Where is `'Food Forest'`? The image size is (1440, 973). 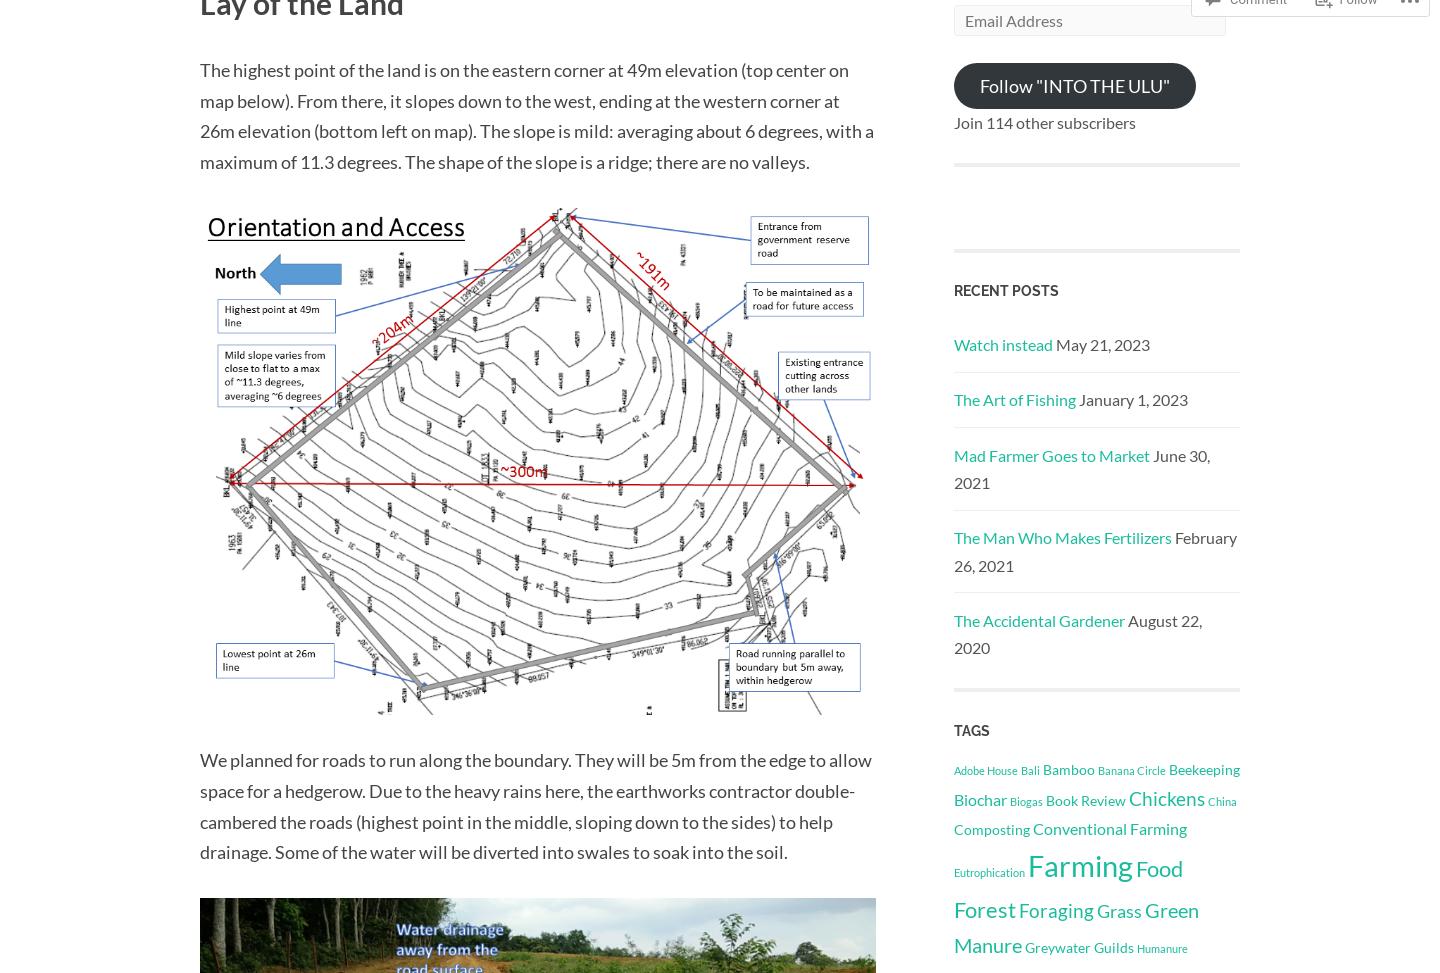
'Food Forest' is located at coordinates (954, 888).